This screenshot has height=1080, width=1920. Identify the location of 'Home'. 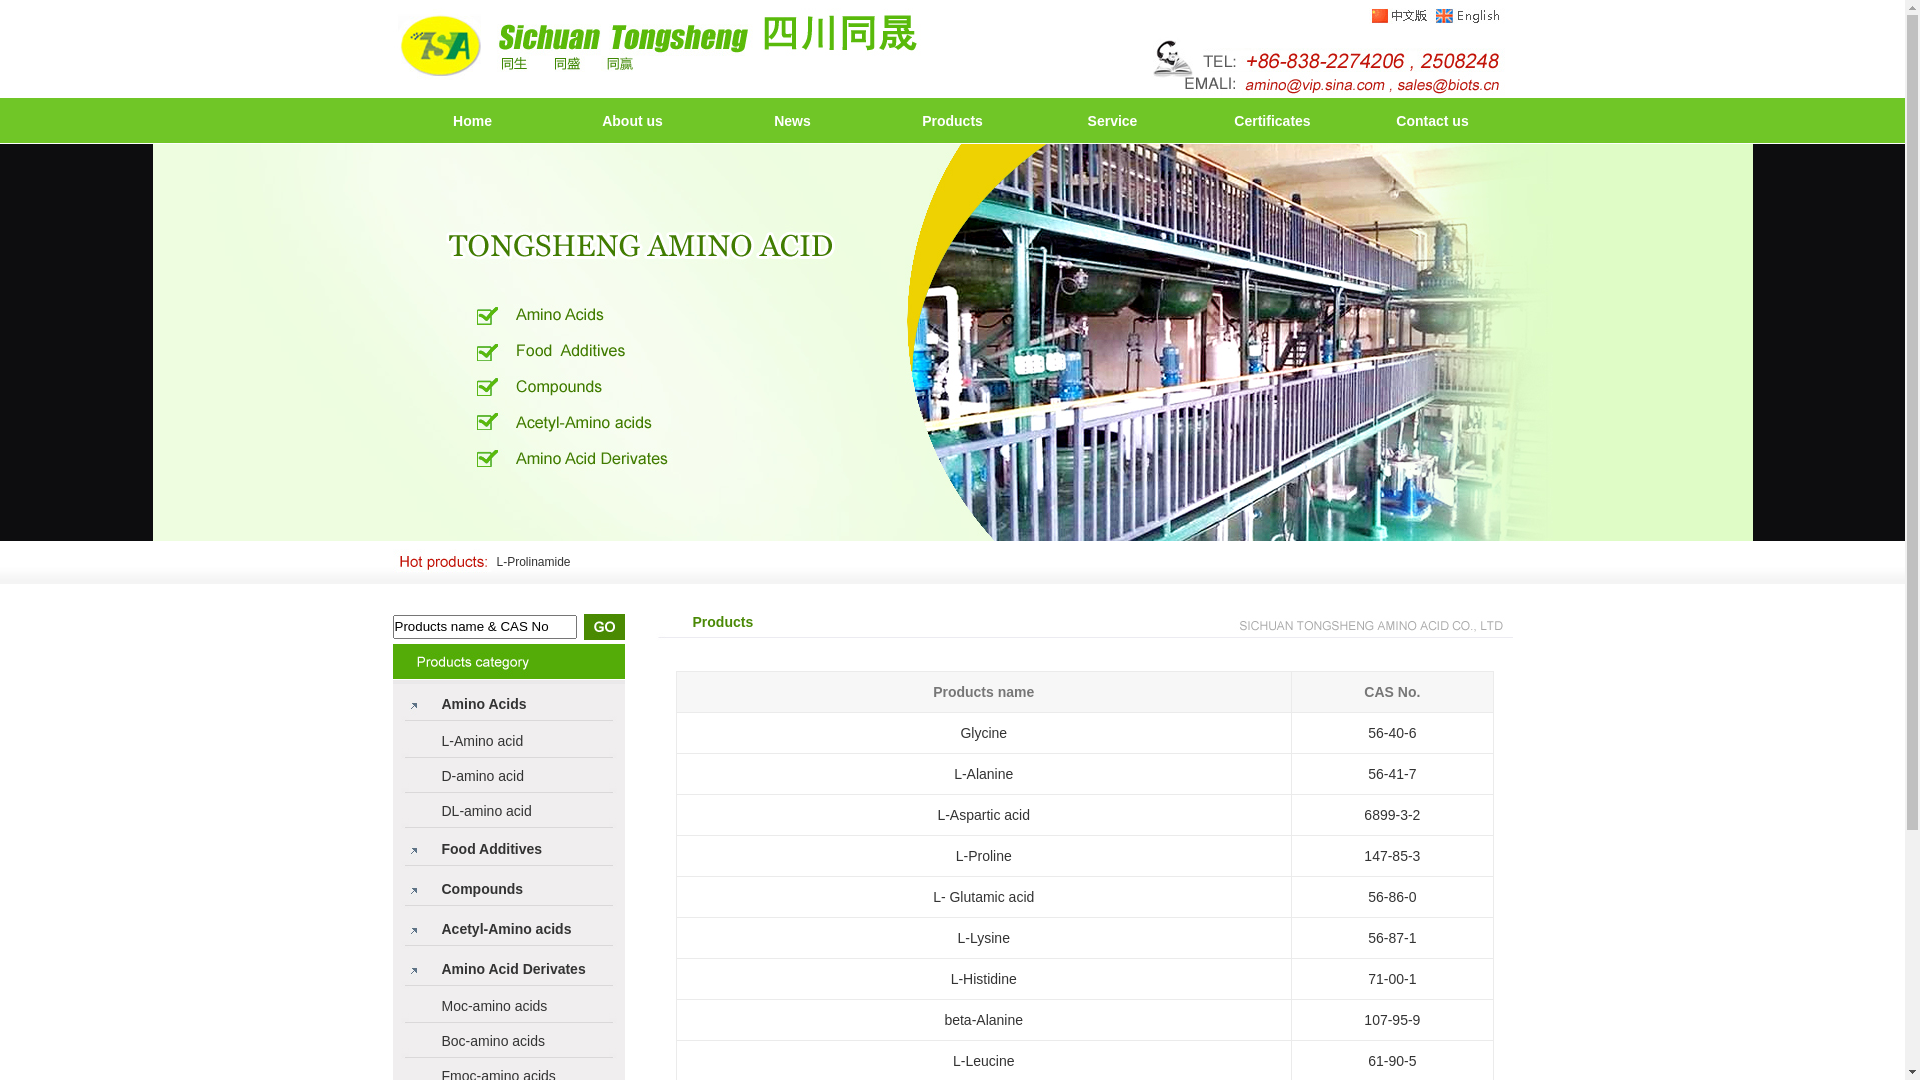
(471, 120).